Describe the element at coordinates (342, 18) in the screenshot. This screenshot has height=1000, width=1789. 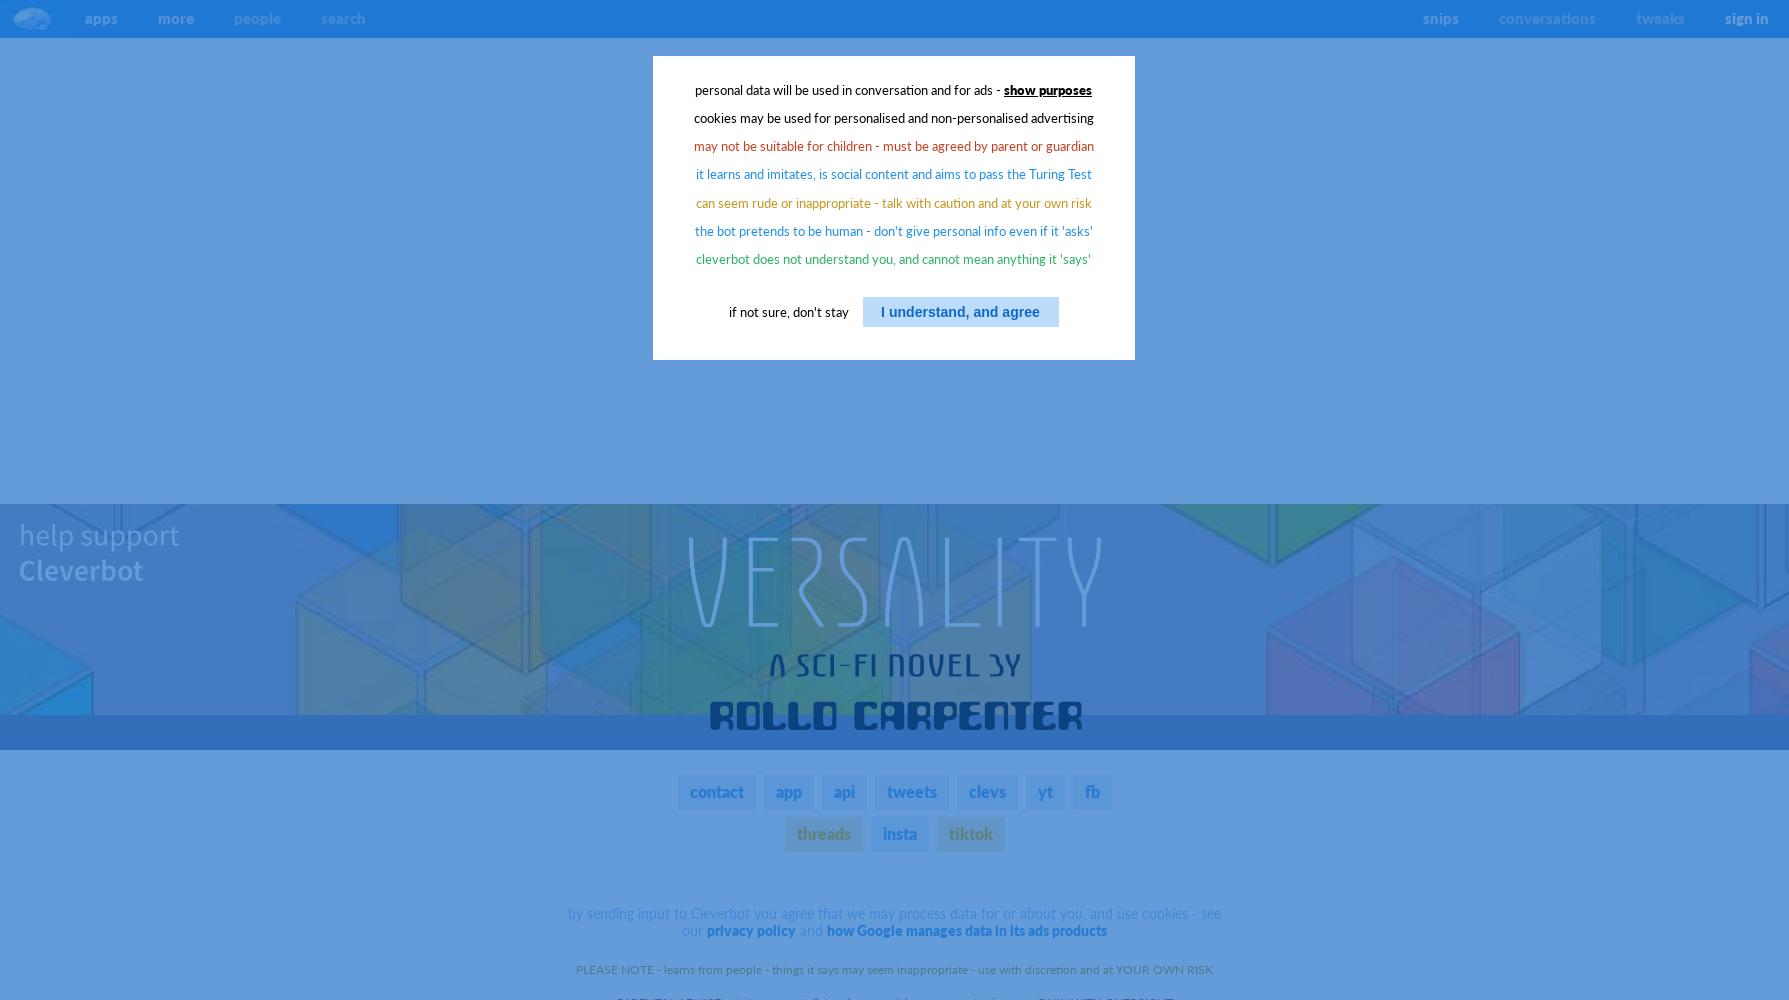
I see `'search'` at that location.